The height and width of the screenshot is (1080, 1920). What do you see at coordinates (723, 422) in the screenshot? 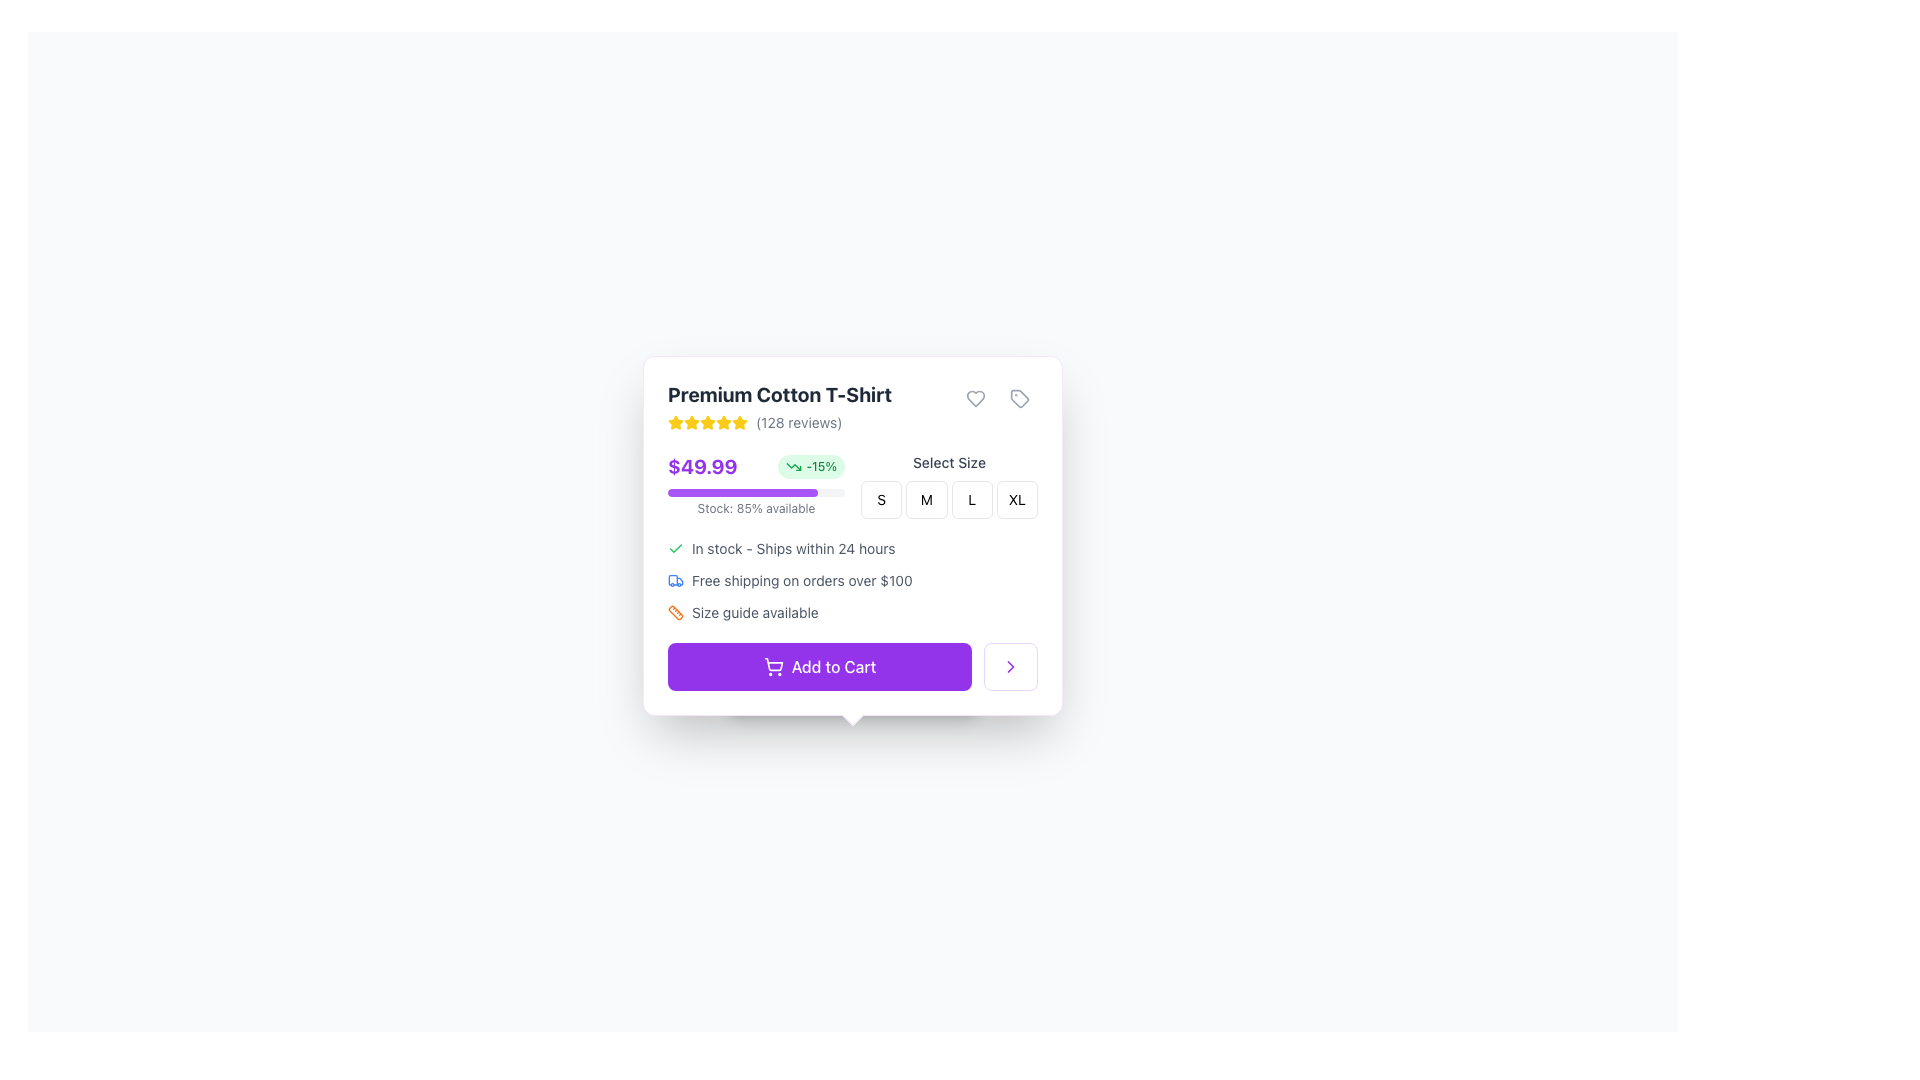
I see `the sixth star icon in the horizontal row of star rating icons used for product rating` at bounding box center [723, 422].